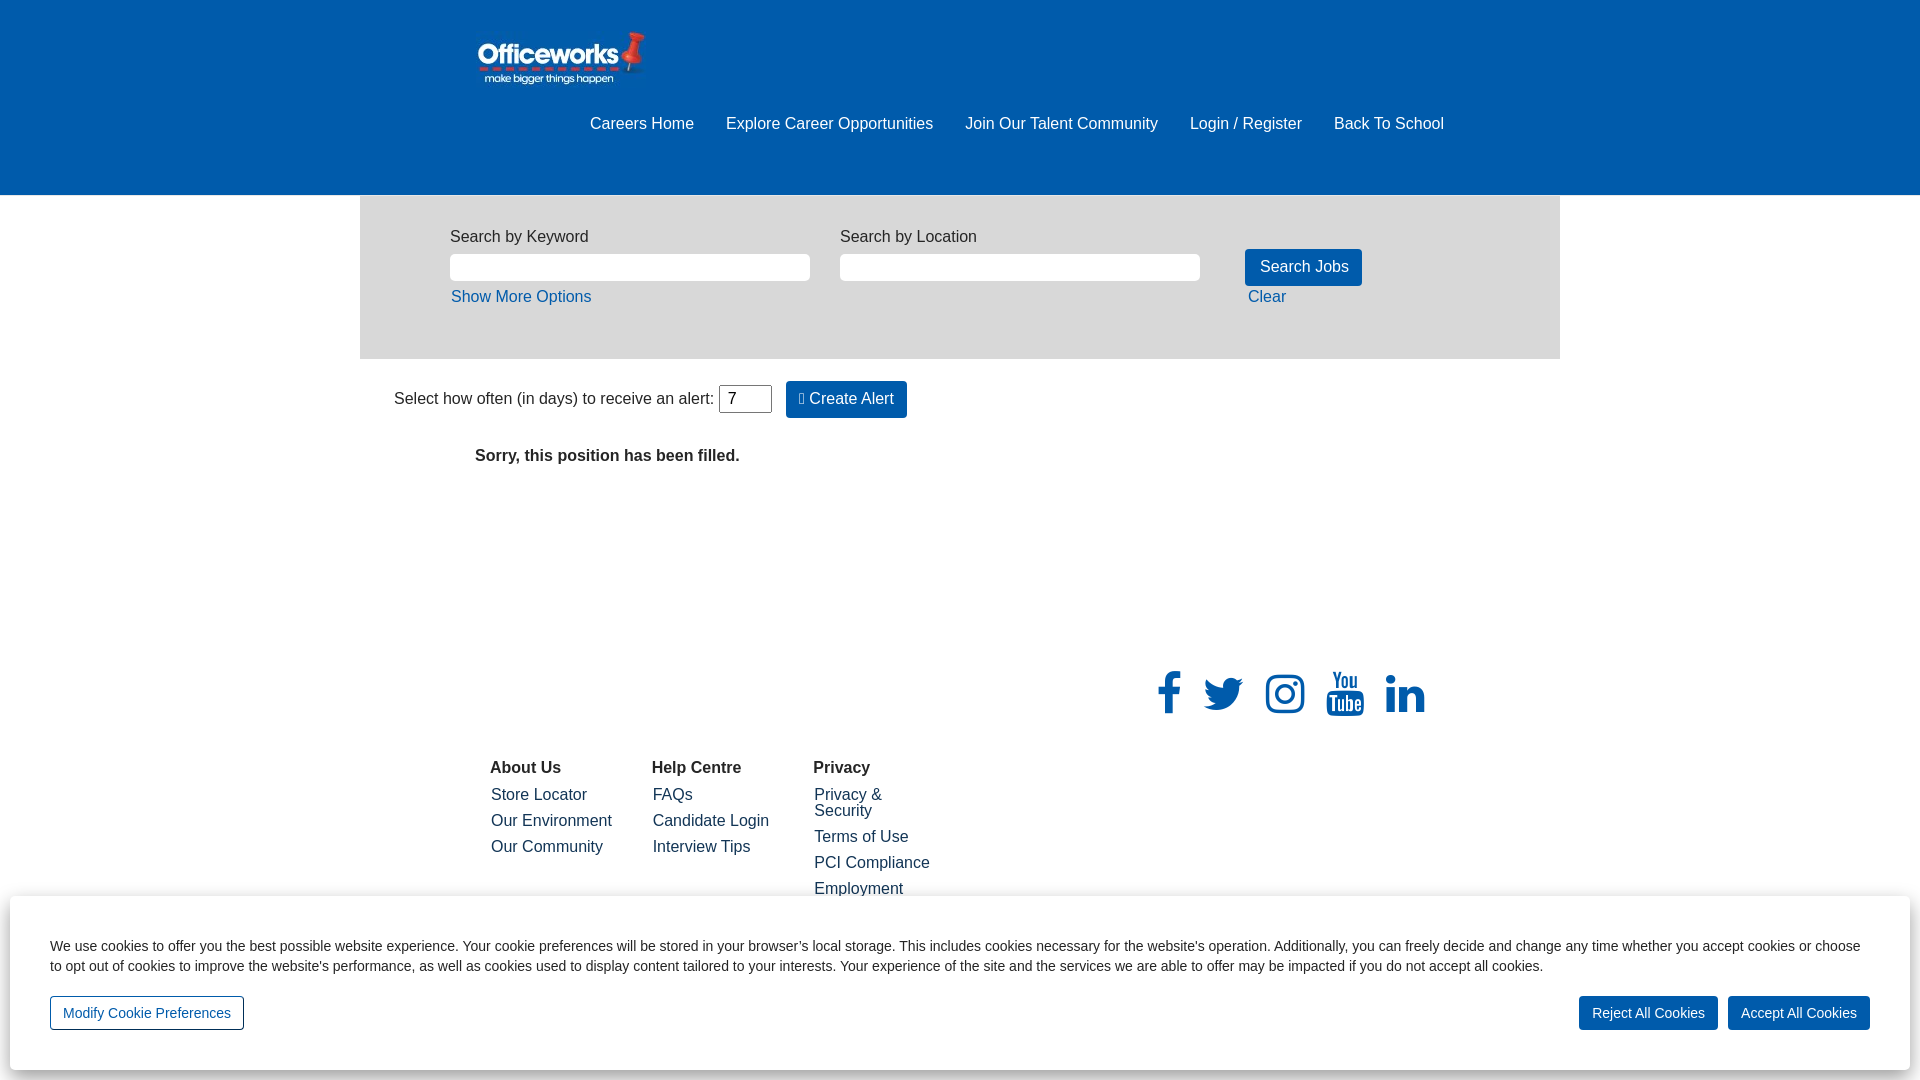  What do you see at coordinates (146, 1013) in the screenshot?
I see `'Modify Cookie Preferences'` at bounding box center [146, 1013].